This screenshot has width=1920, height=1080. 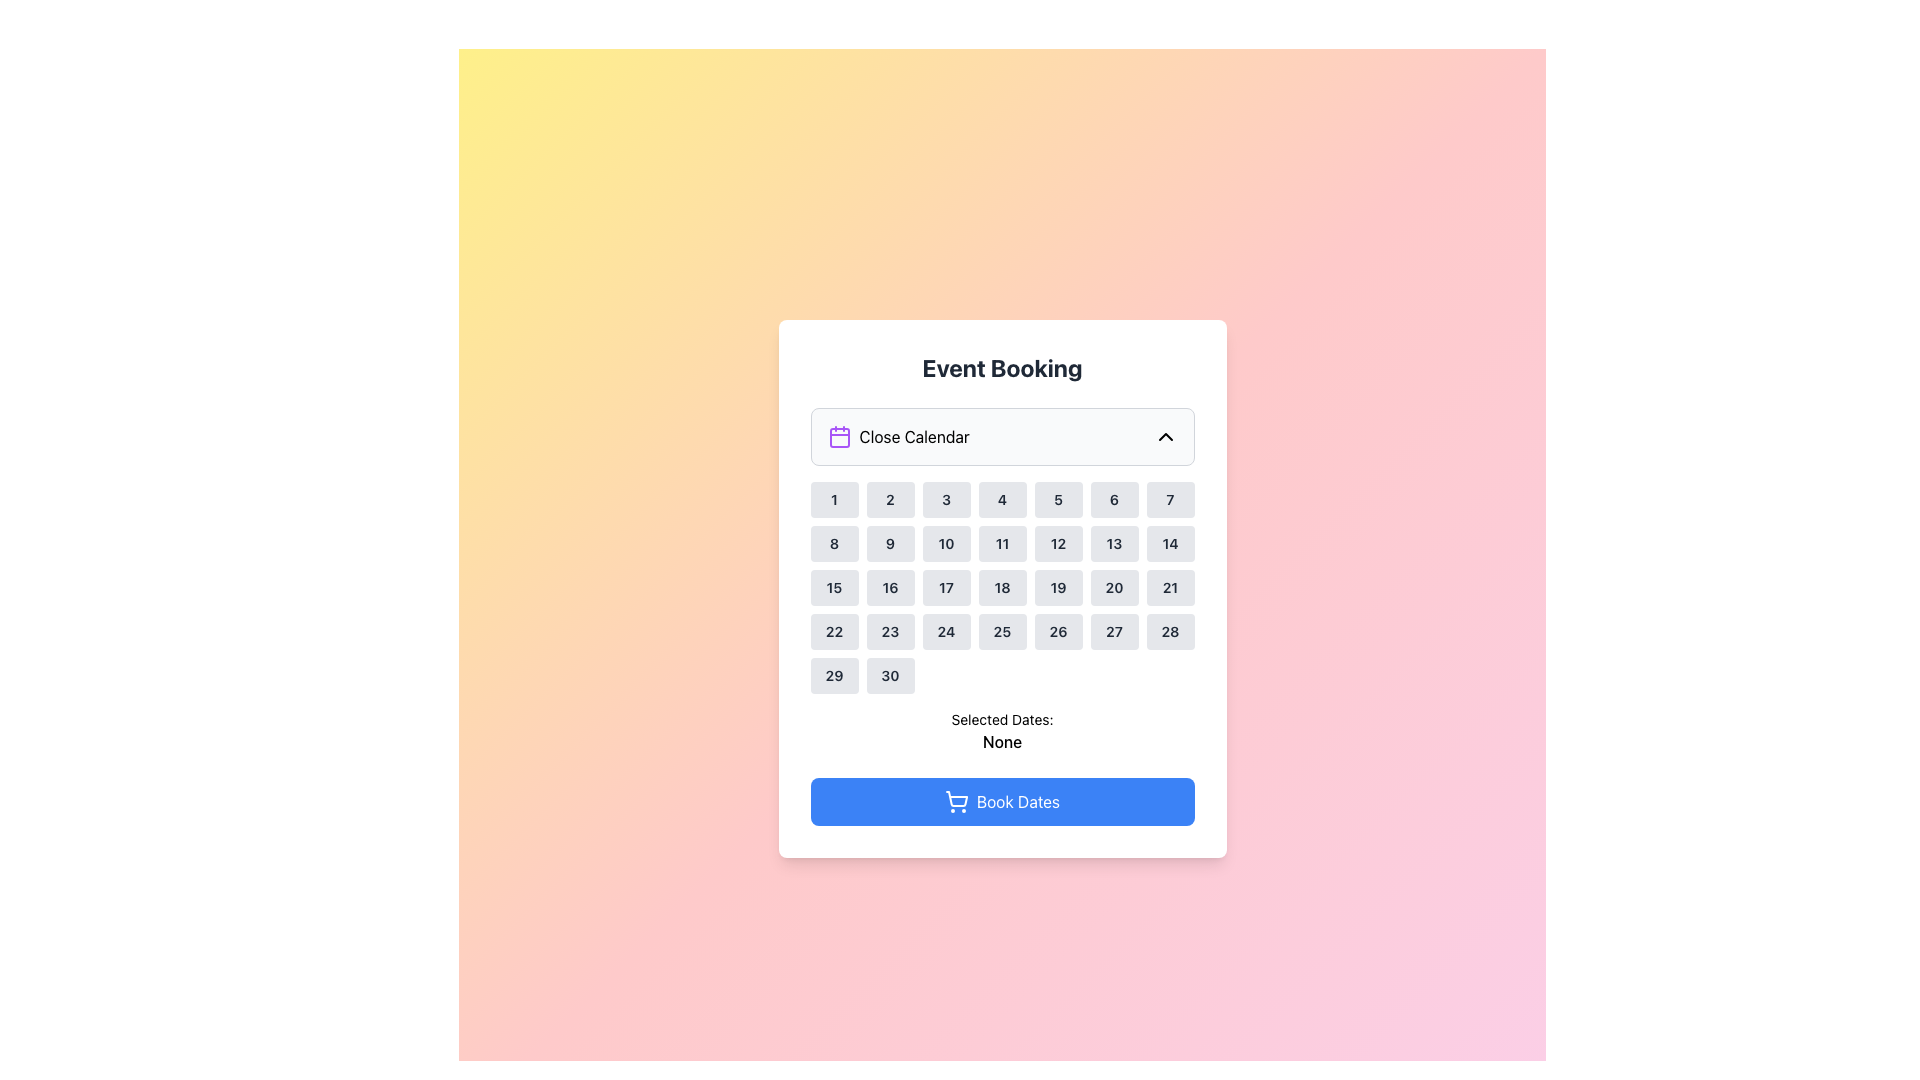 I want to click on the button that displays the number '19' with a light gray background in the fifth column of the third row of the grid layout, so click(x=1057, y=586).